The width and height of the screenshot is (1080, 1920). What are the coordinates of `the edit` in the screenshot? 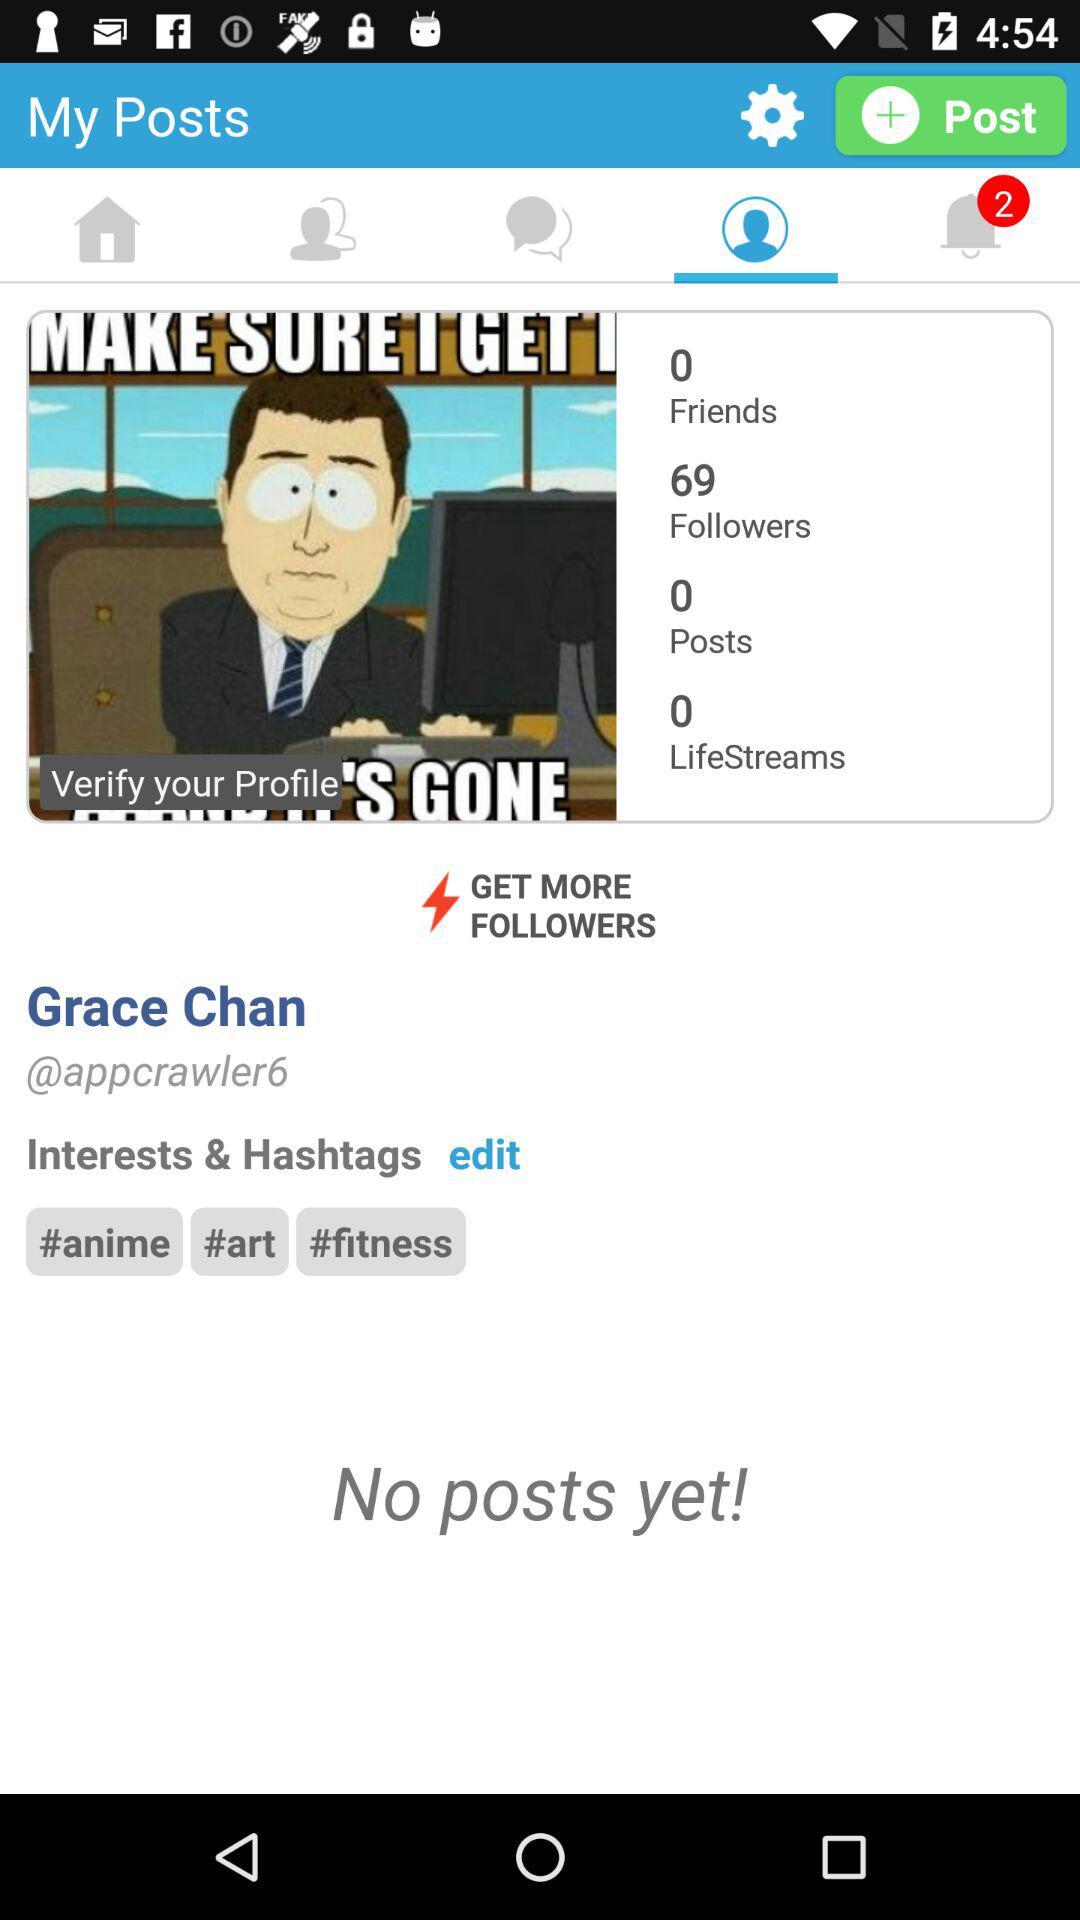 It's located at (484, 1152).